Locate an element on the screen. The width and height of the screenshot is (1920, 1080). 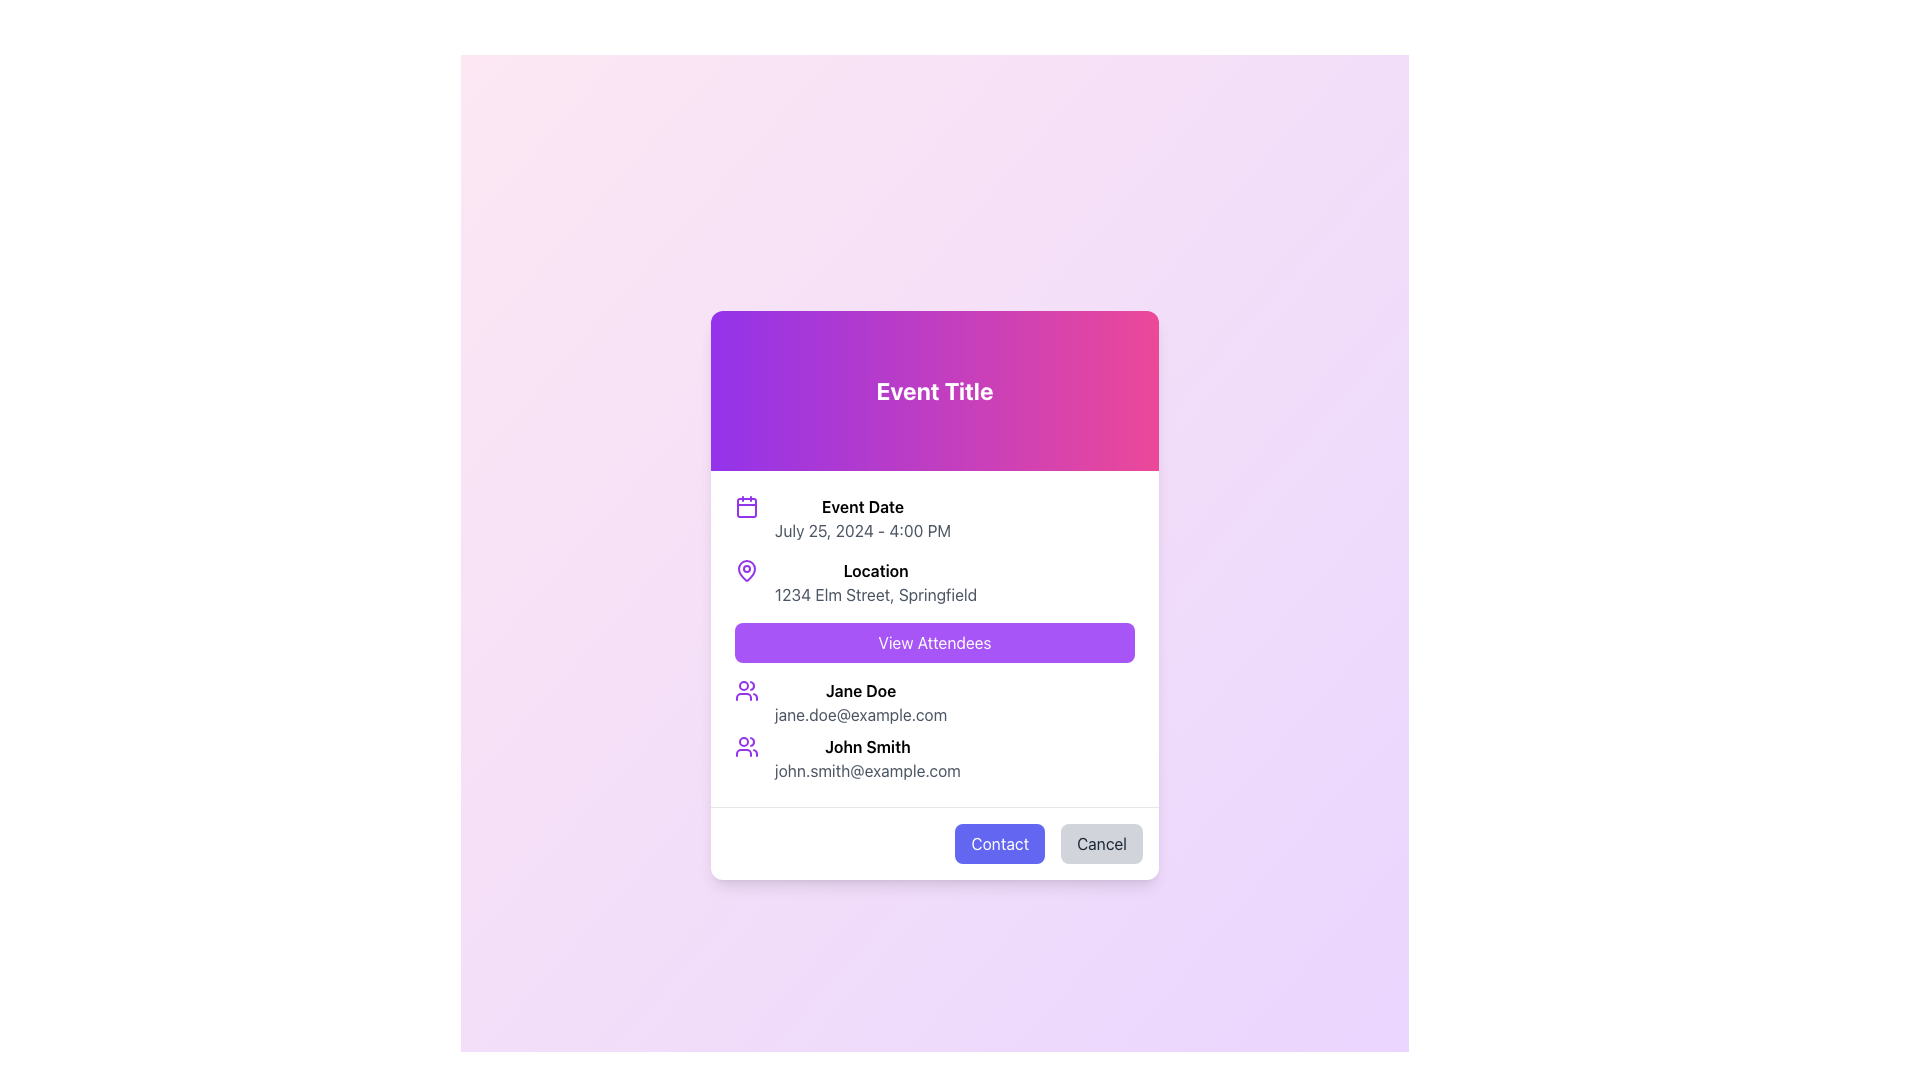
the 'Contact' button located at the bottom of the card layout, which is the last element below the event attendees section, to initiate communication is located at coordinates (934, 843).